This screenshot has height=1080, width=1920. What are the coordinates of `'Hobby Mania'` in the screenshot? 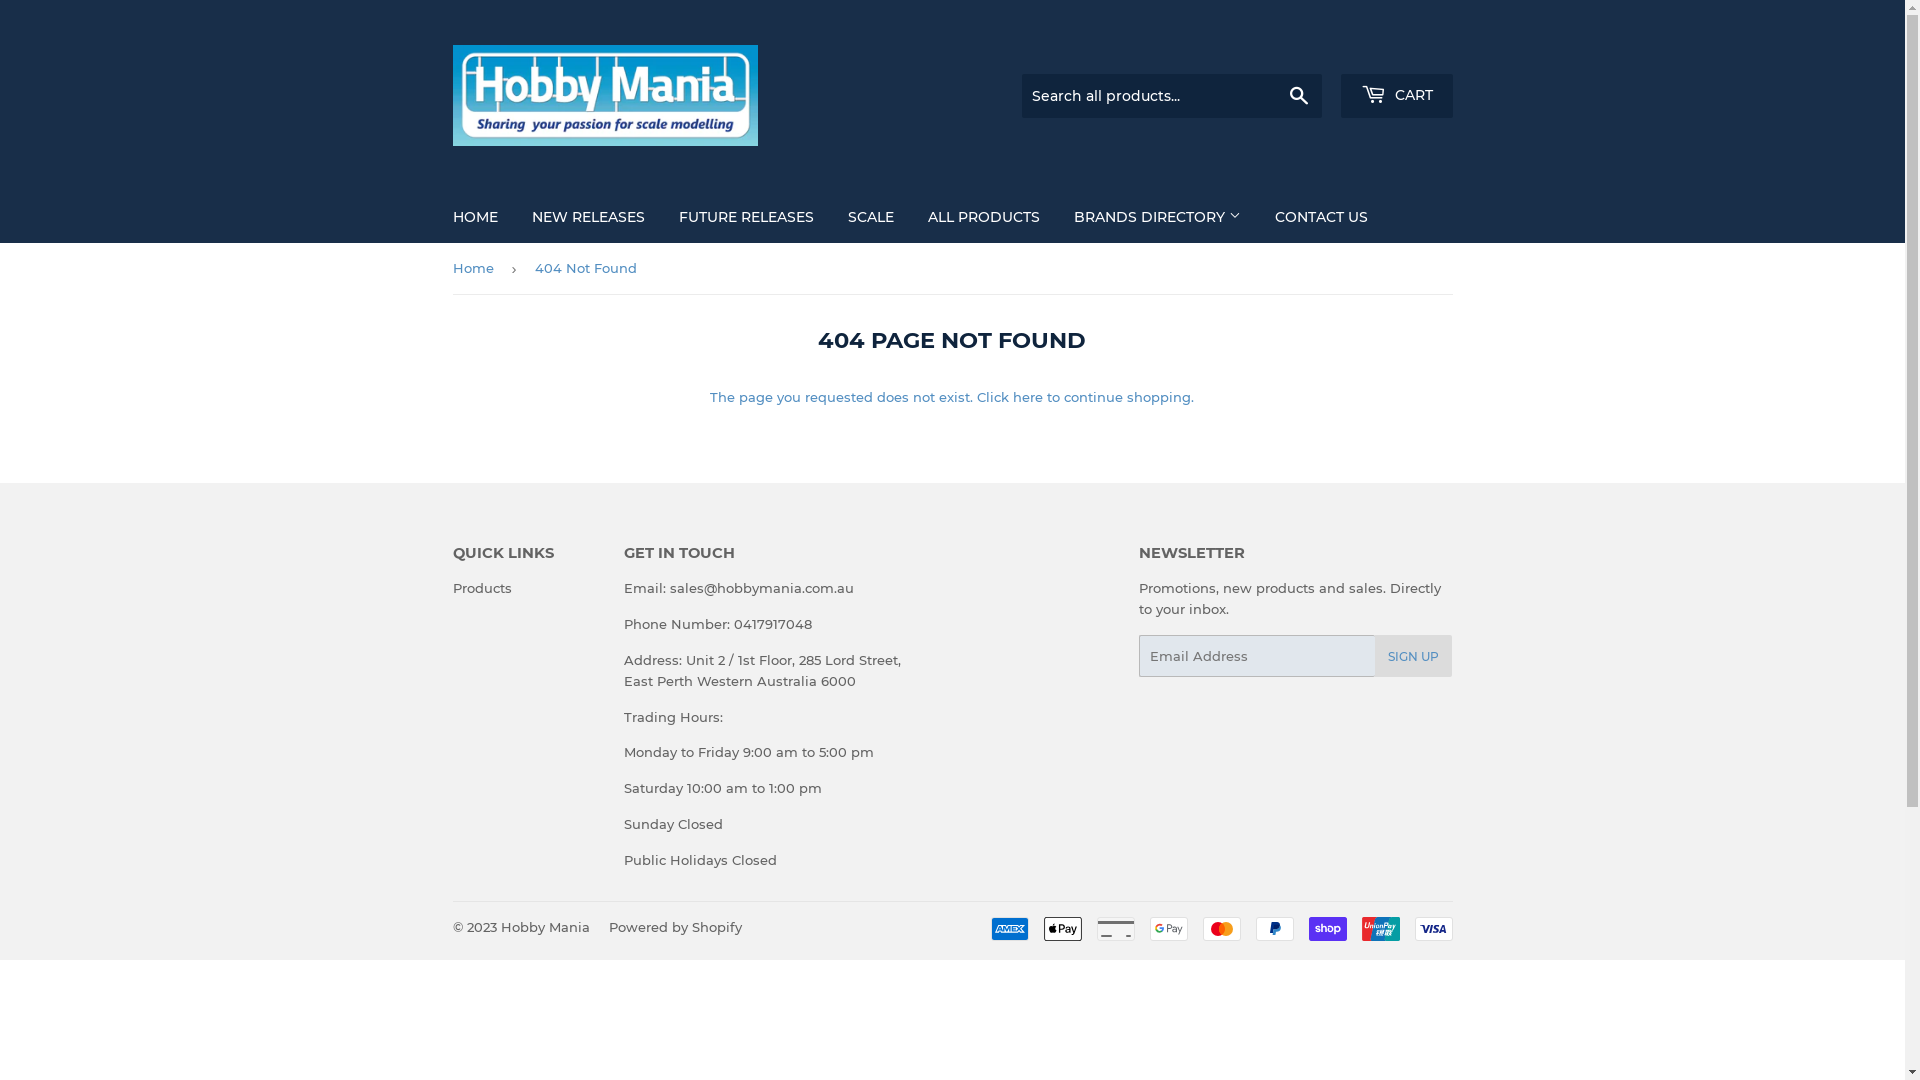 It's located at (544, 926).